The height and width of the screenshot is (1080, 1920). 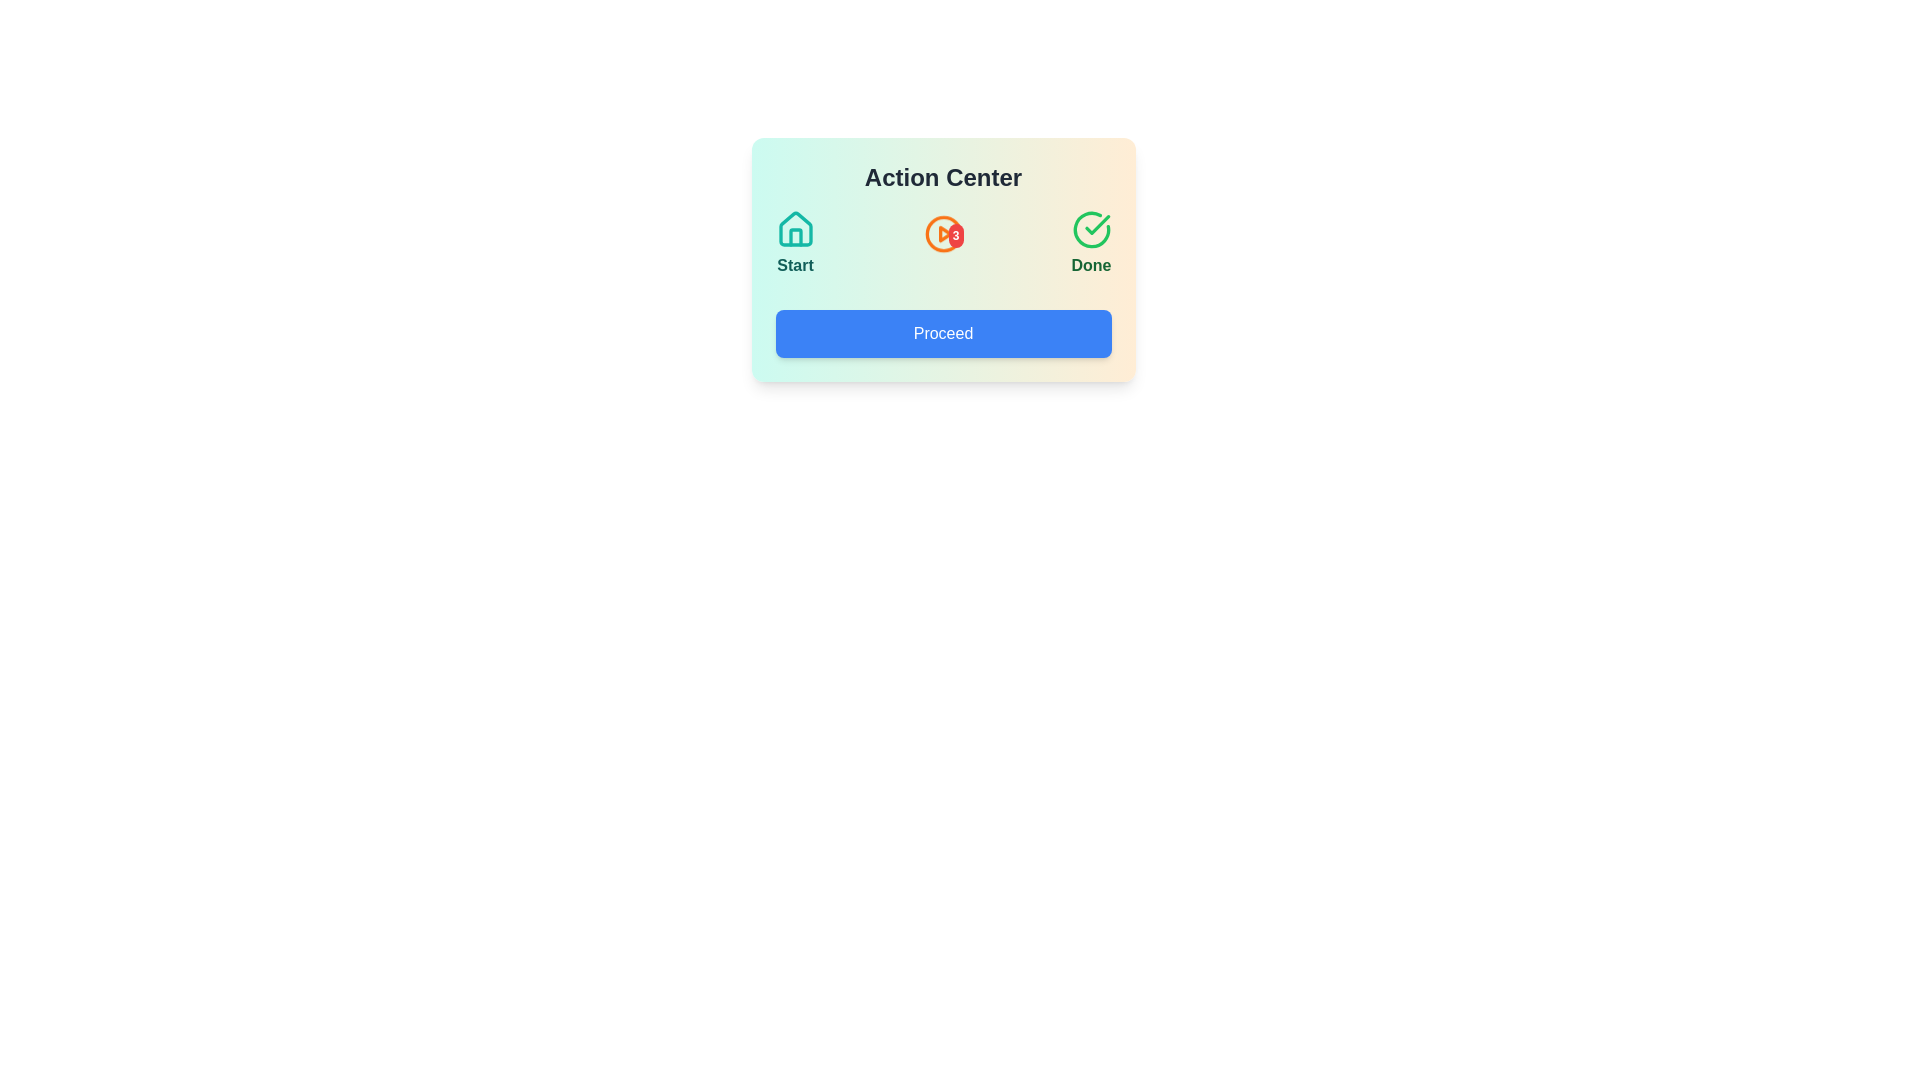 What do you see at coordinates (794, 229) in the screenshot?
I see `the 'Start' action icon located in the upper-left section of the card labeled 'Action Center', which is the leftmost of three horizontally aligned icons` at bounding box center [794, 229].